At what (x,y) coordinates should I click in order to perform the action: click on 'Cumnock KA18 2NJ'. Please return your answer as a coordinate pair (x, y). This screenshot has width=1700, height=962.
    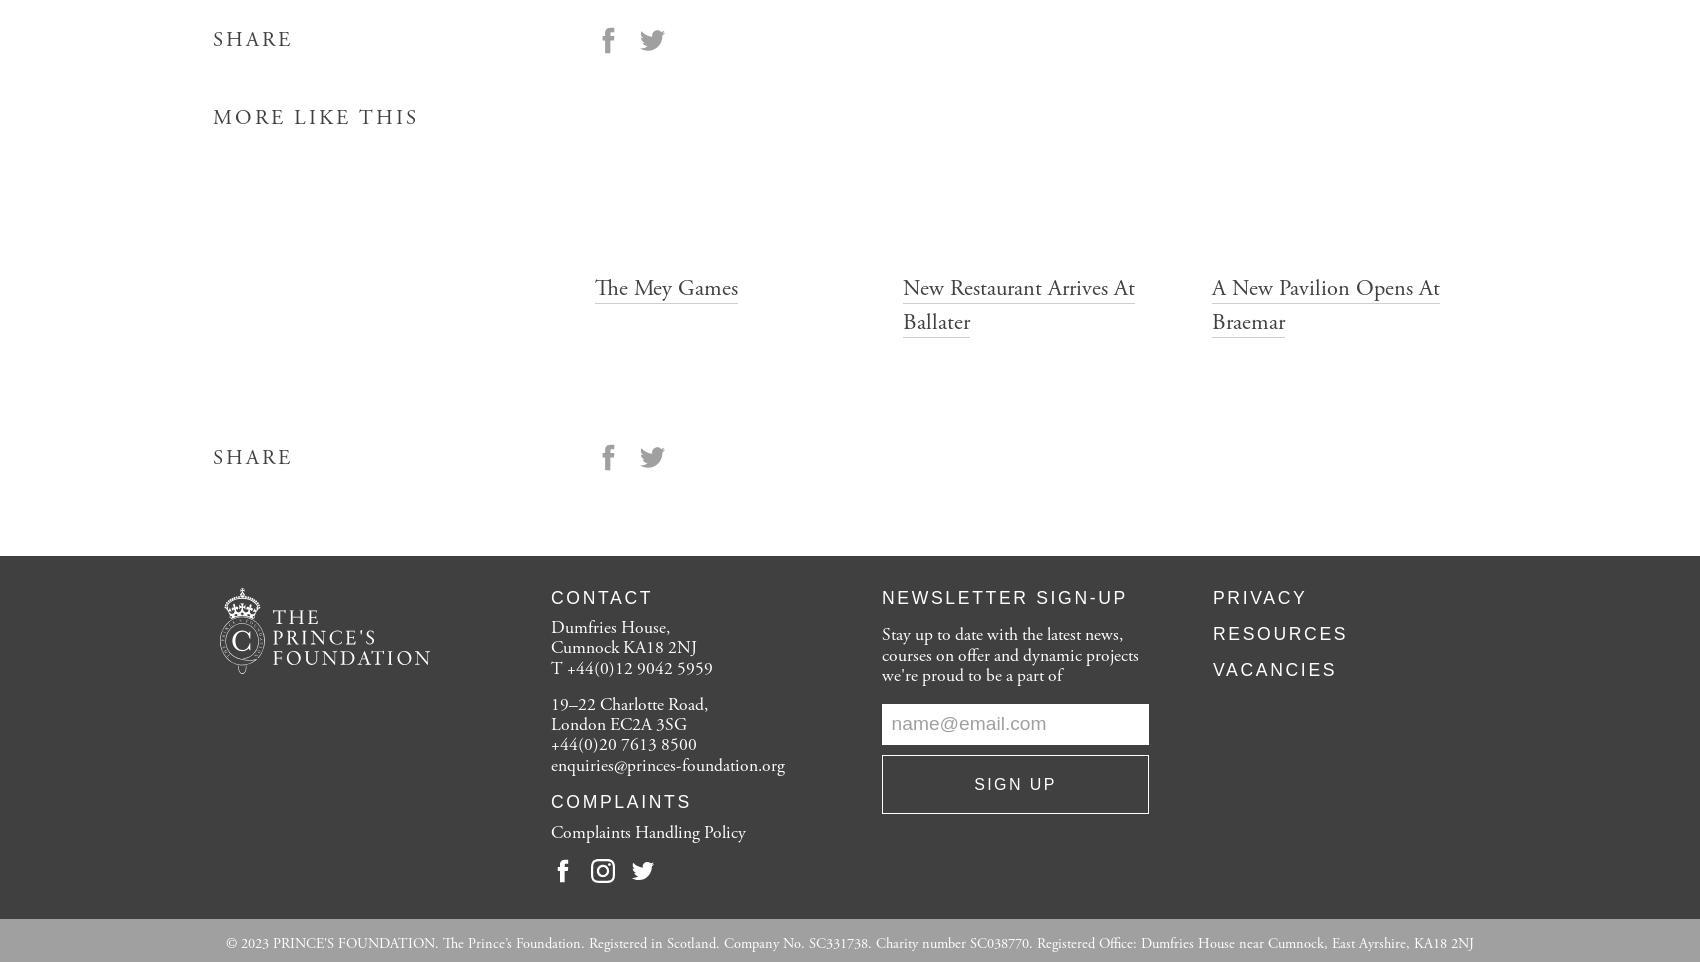
    Looking at the image, I should click on (549, 648).